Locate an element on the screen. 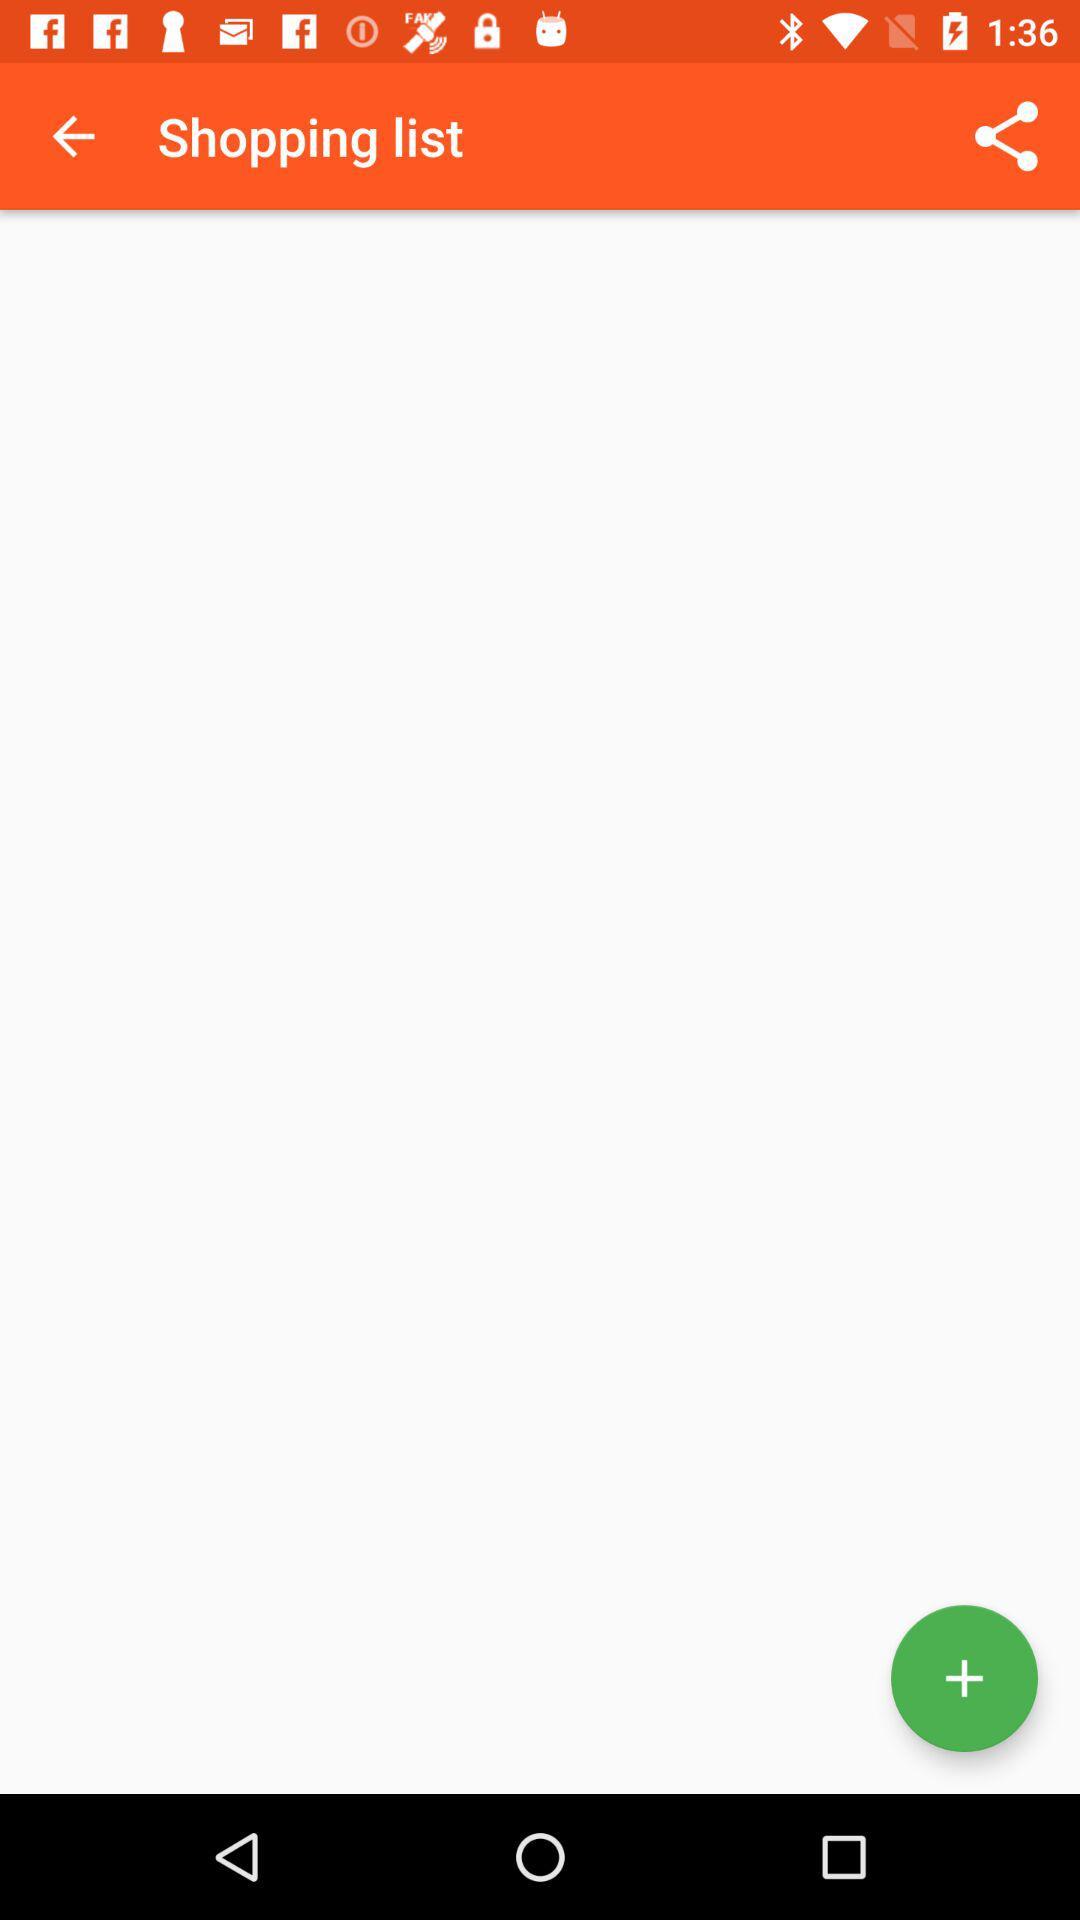 The height and width of the screenshot is (1920, 1080). the icon at the bottom right corner is located at coordinates (963, 1678).